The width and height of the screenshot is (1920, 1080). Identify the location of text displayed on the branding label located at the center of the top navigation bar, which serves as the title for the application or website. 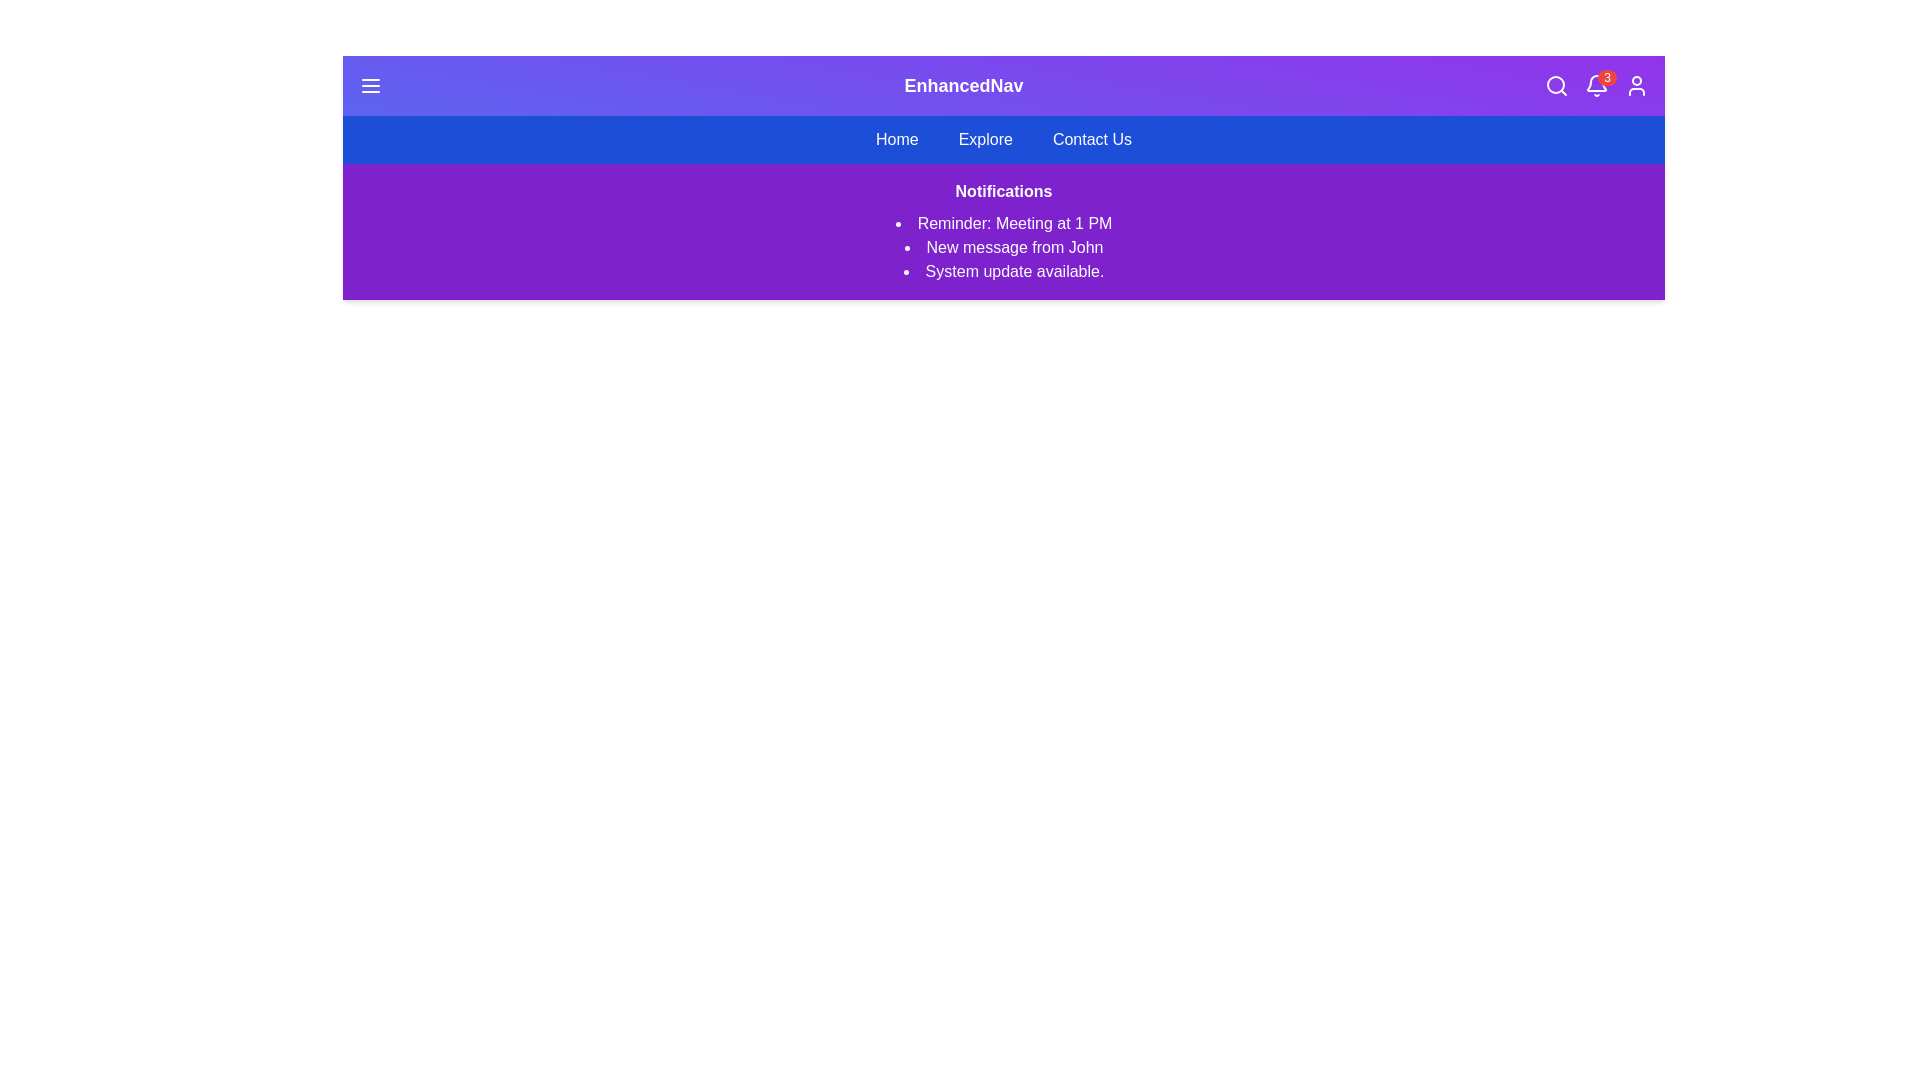
(964, 84).